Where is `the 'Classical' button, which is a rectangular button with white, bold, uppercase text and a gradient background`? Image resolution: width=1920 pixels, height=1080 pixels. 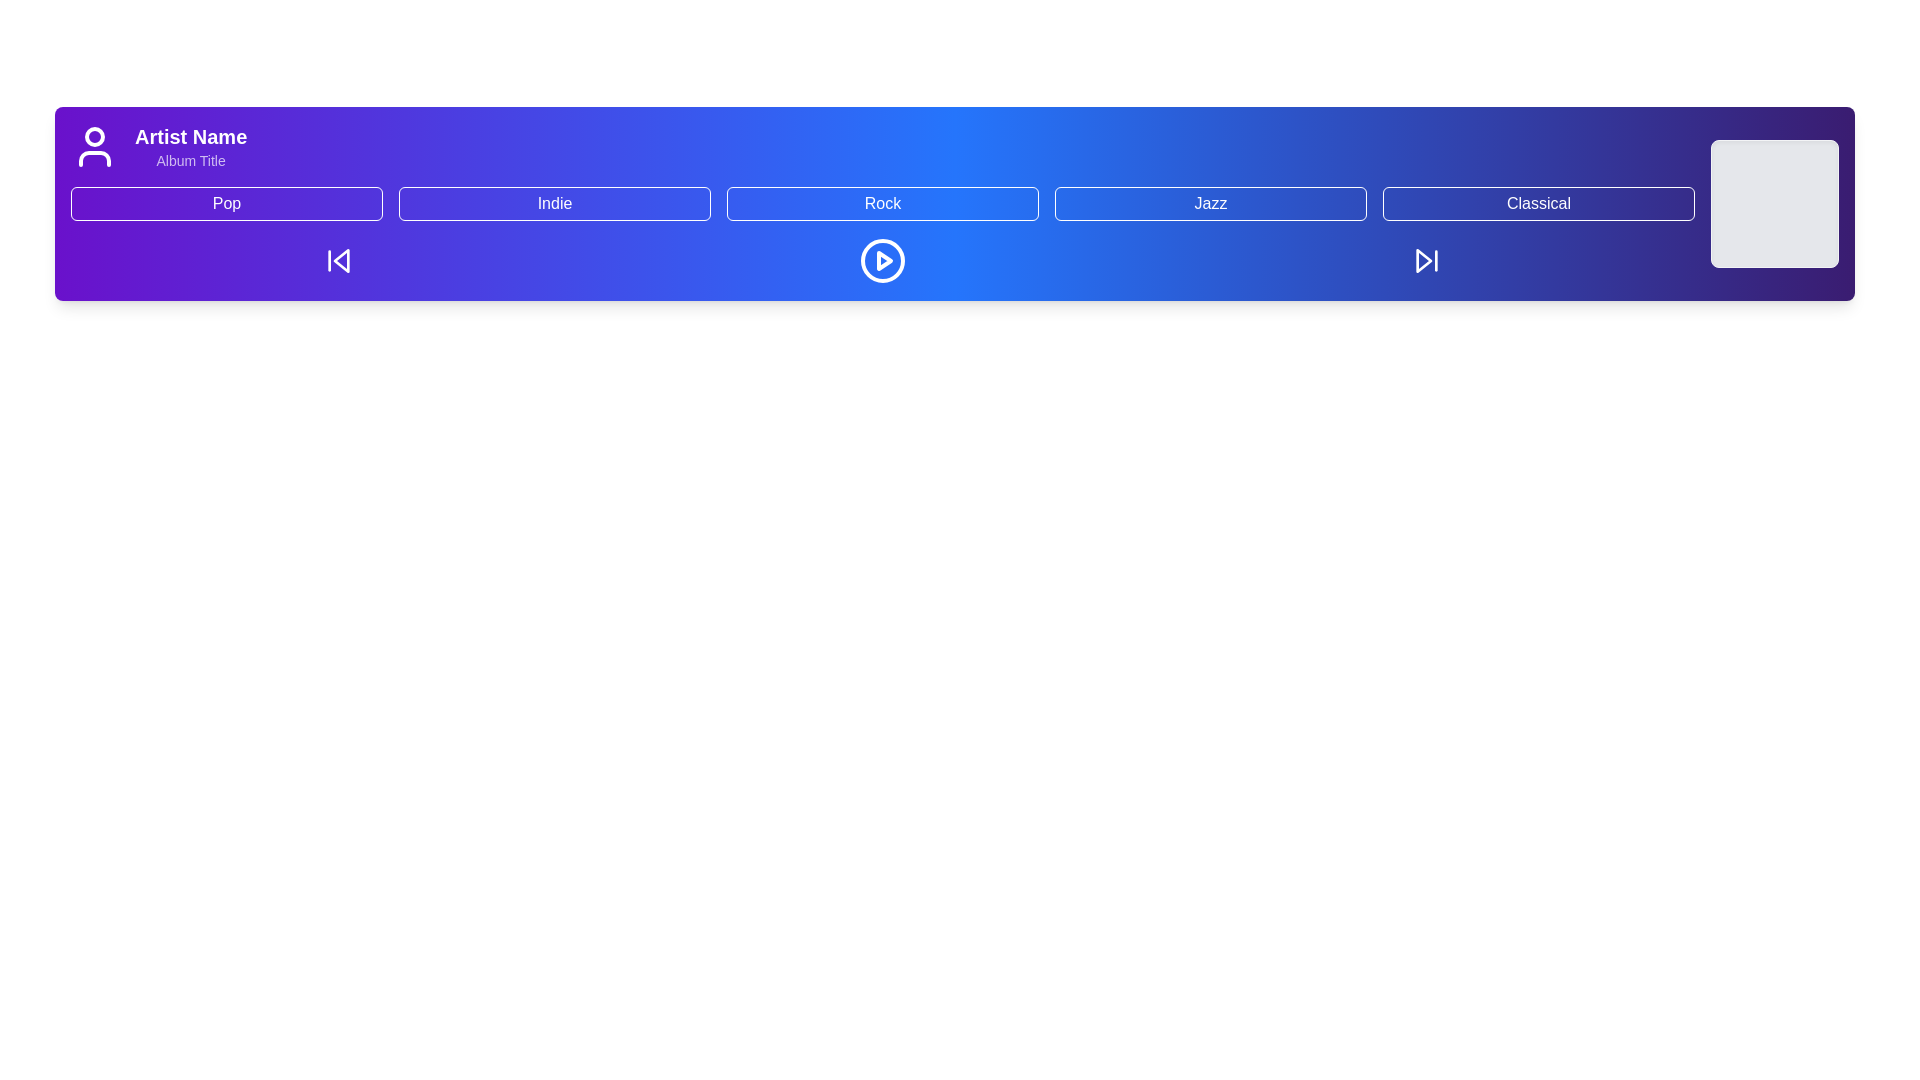 the 'Classical' button, which is a rectangular button with white, bold, uppercase text and a gradient background is located at coordinates (1538, 204).